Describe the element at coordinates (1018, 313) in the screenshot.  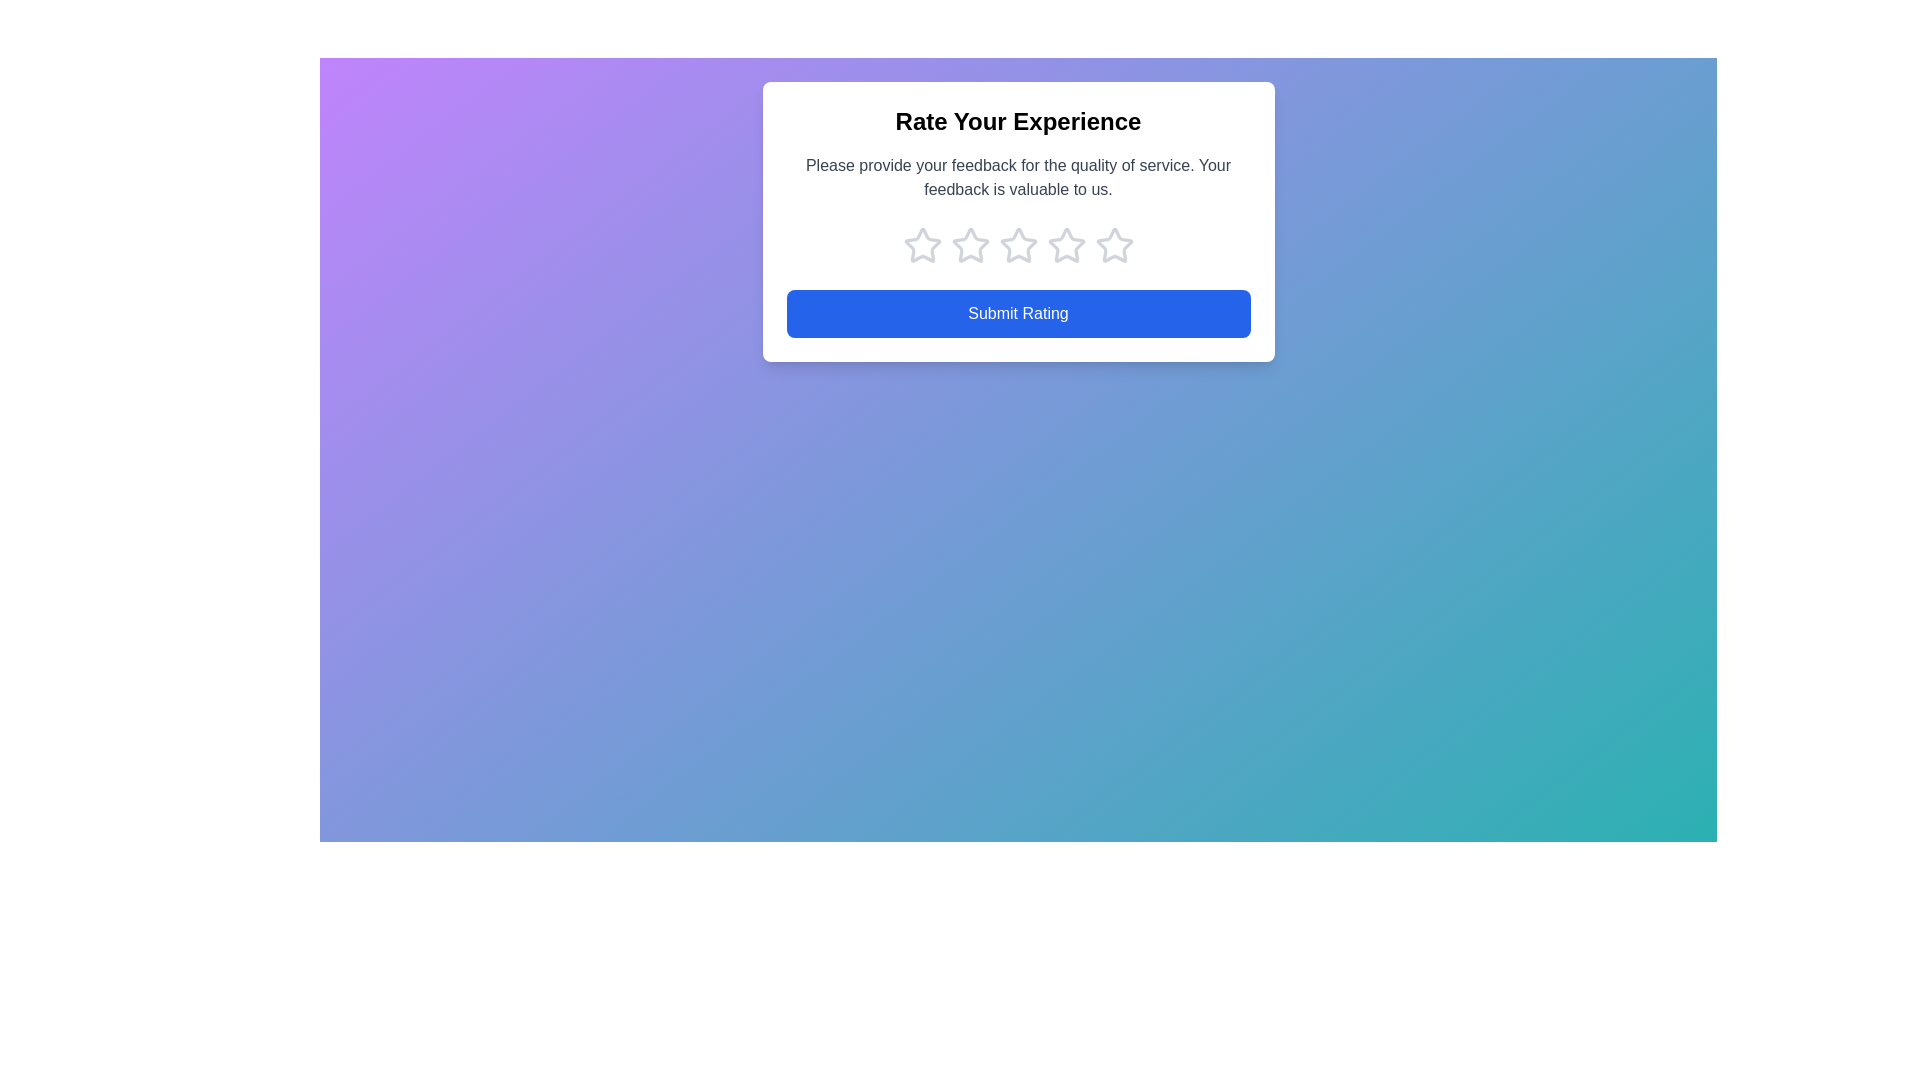
I see `the submit button to submit the feedback` at that location.